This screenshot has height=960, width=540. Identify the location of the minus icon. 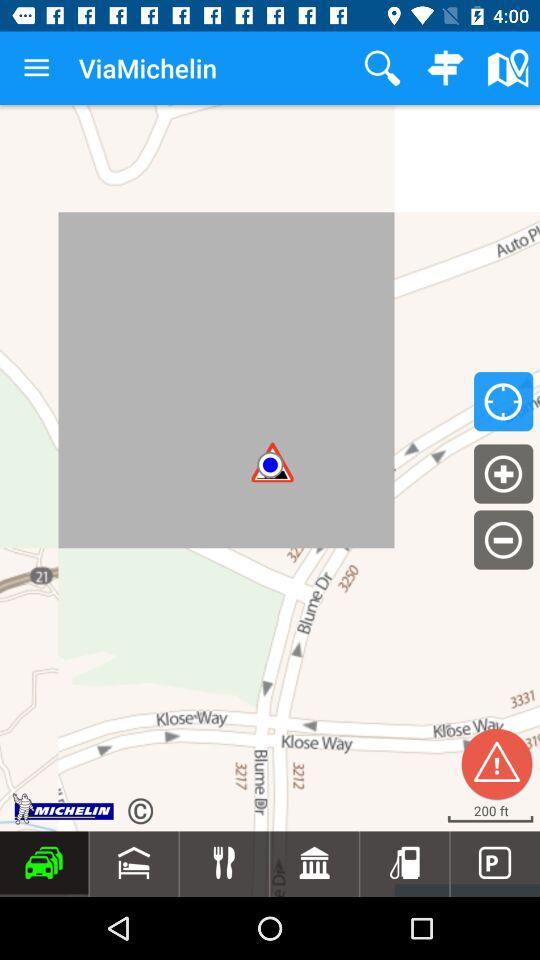
(502, 538).